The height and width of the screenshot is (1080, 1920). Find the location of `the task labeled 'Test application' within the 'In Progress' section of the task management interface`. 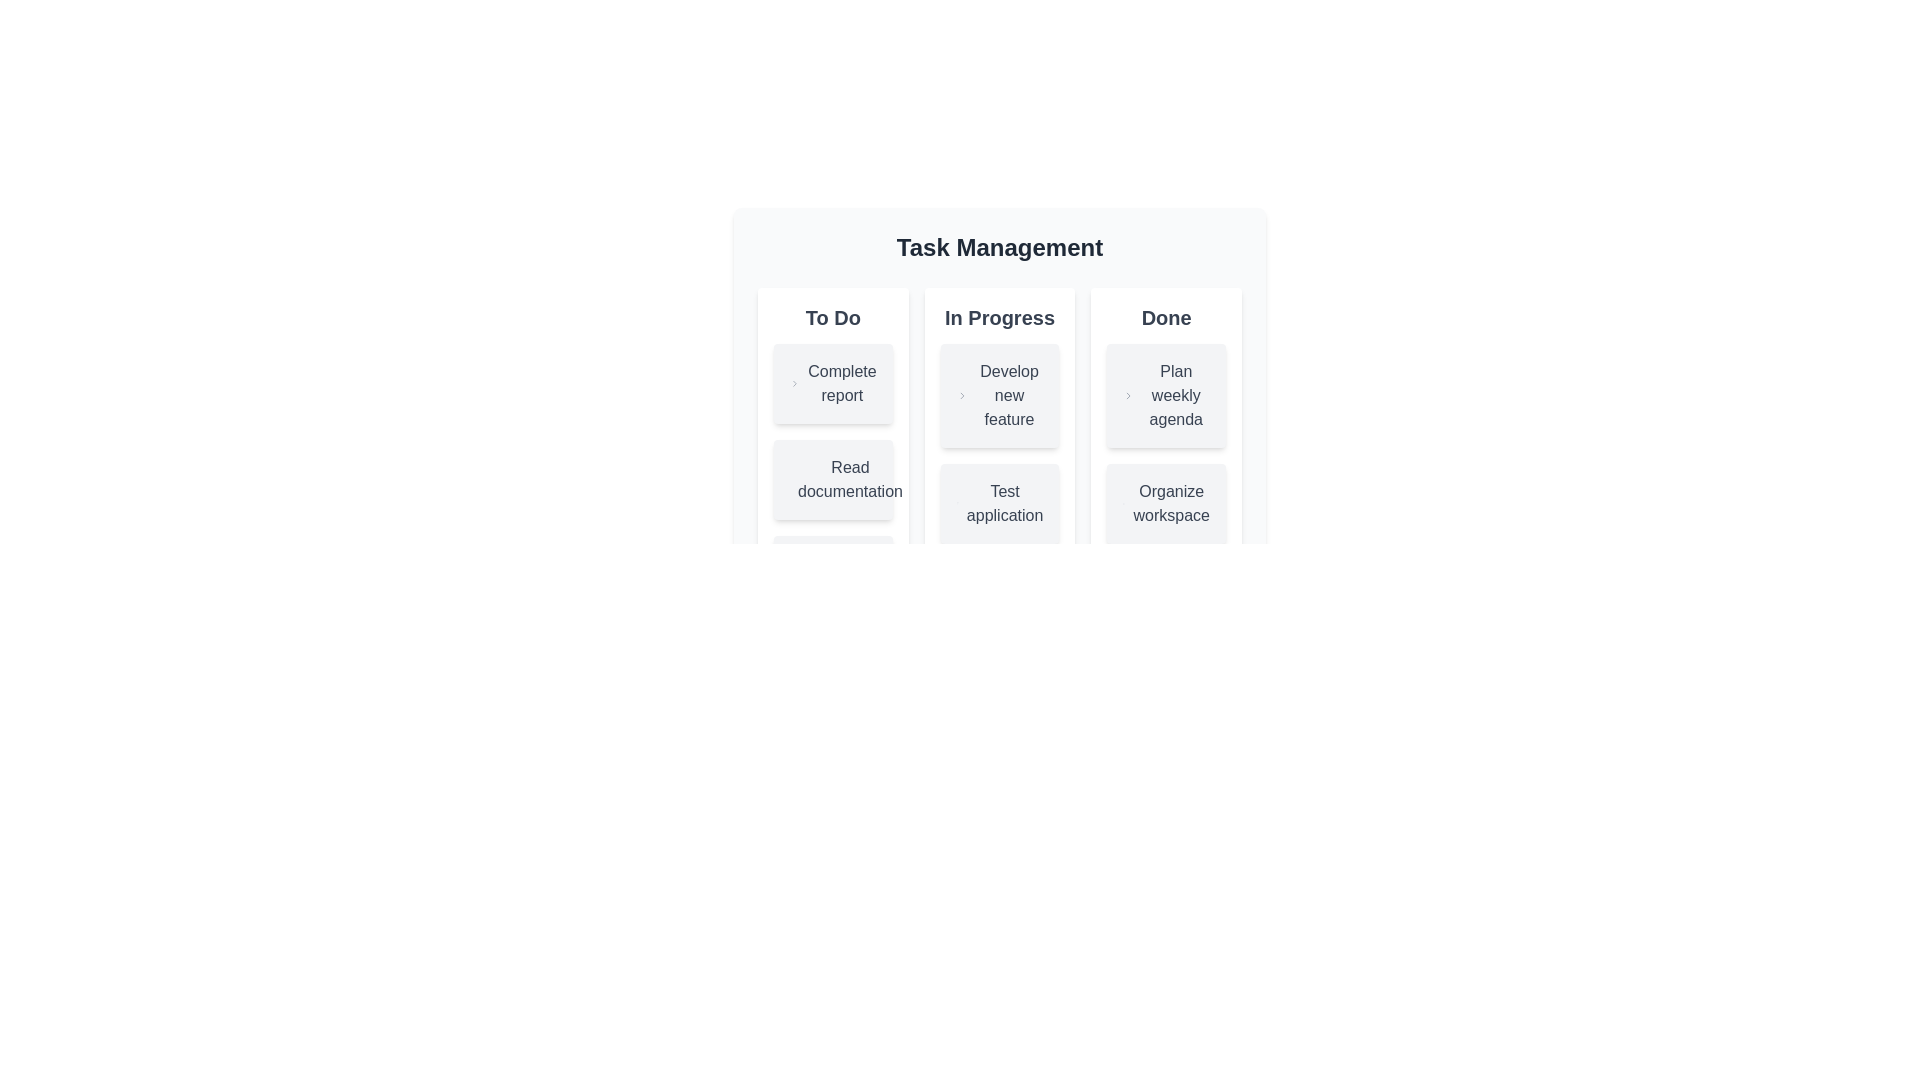

the task labeled 'Test application' within the 'In Progress' section of the task management interface is located at coordinates (999, 471).